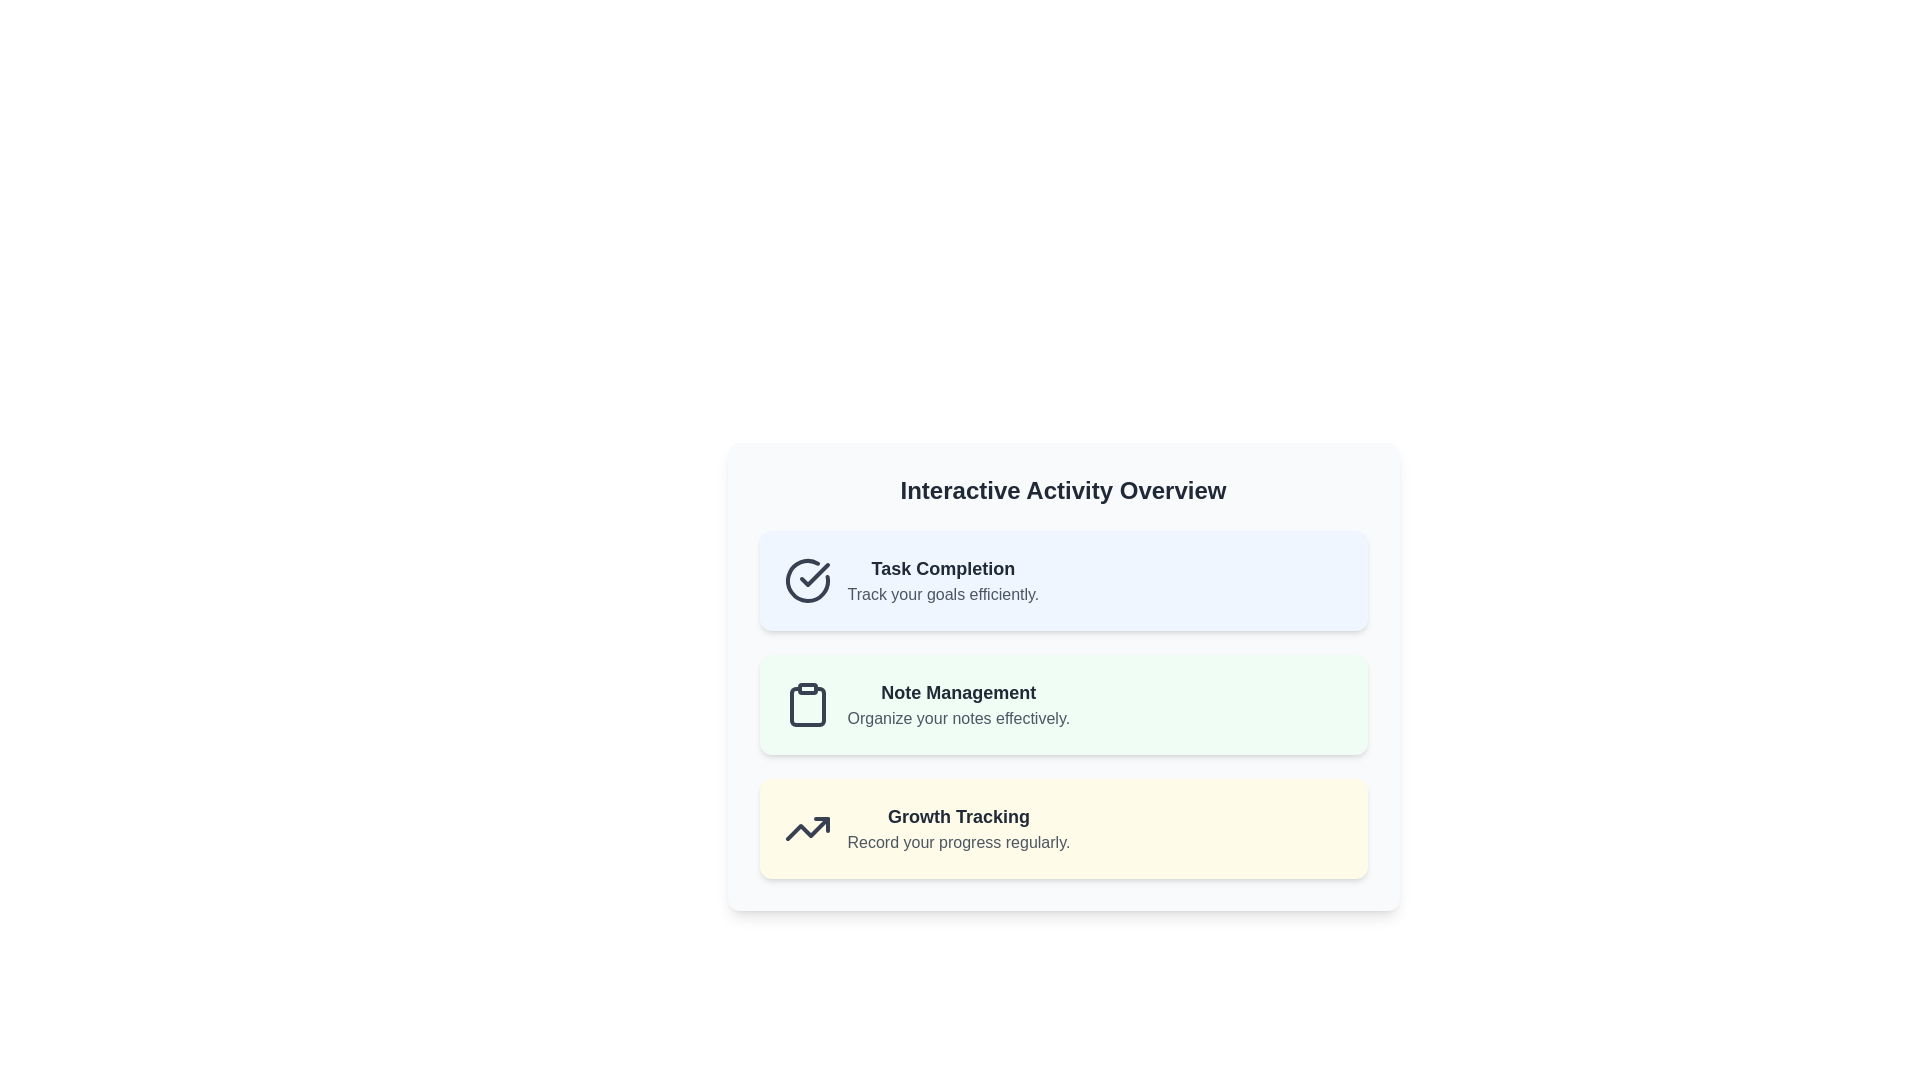 The width and height of the screenshot is (1920, 1080). Describe the element at coordinates (1062, 704) in the screenshot. I see `information on the 'Note Management' informational card, which highlights its purpose: 'Organize your notes effectively.' This card is the second in a vertical stack within the 'Interactive Activity Overview' panel` at that location.